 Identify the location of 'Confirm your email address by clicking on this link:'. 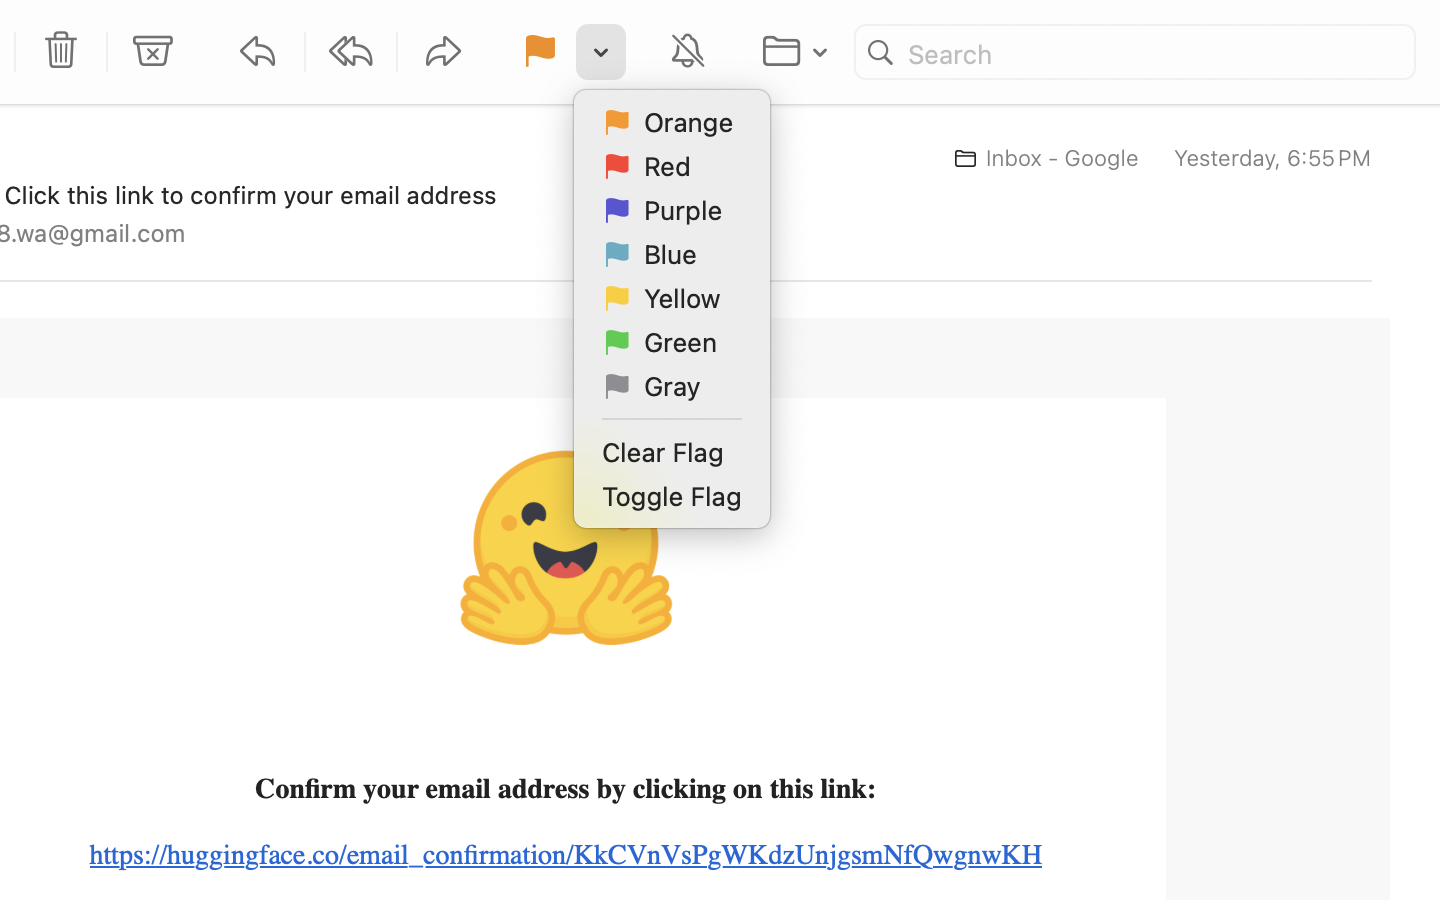
(566, 789).